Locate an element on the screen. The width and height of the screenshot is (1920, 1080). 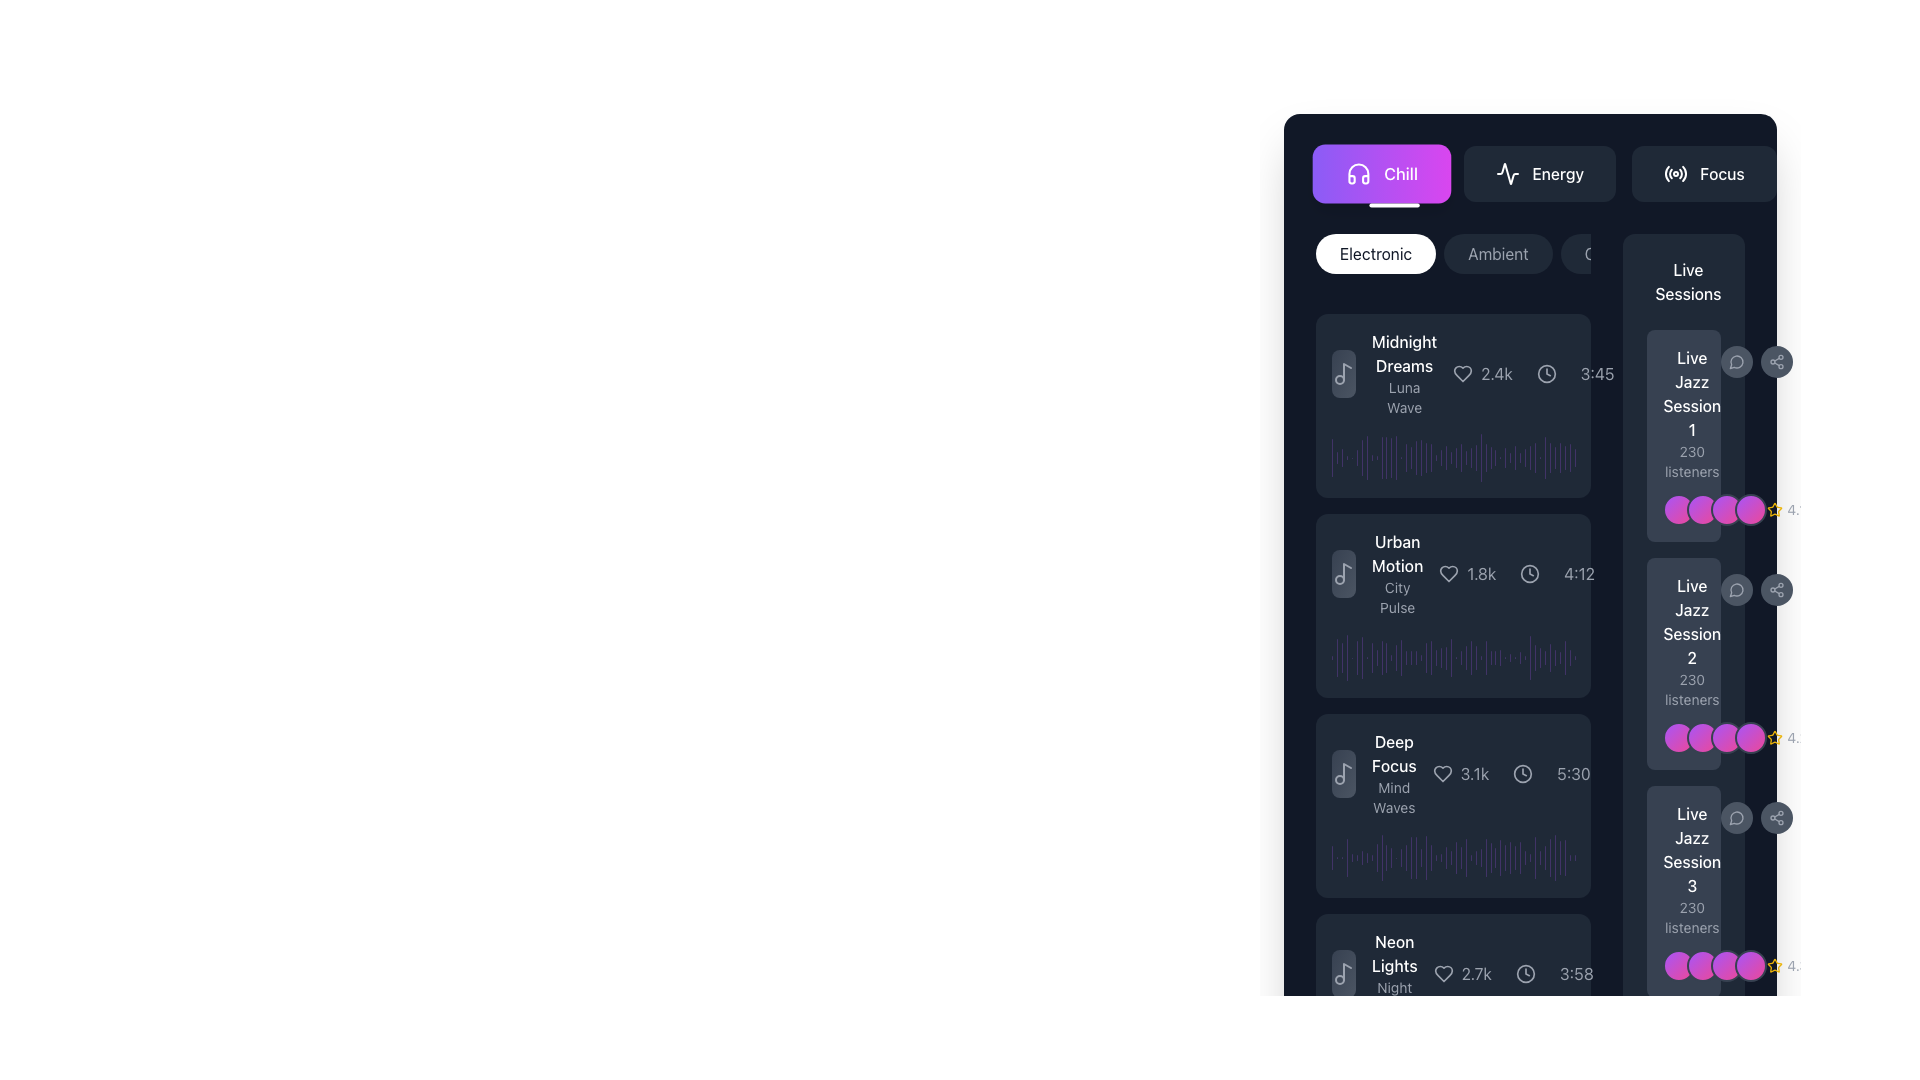
the third circular UI component in the row, which has a gradient fill from purple to pink and a thin gray border, located near the 'Live Jazz Session 2' label is located at coordinates (1726, 737).